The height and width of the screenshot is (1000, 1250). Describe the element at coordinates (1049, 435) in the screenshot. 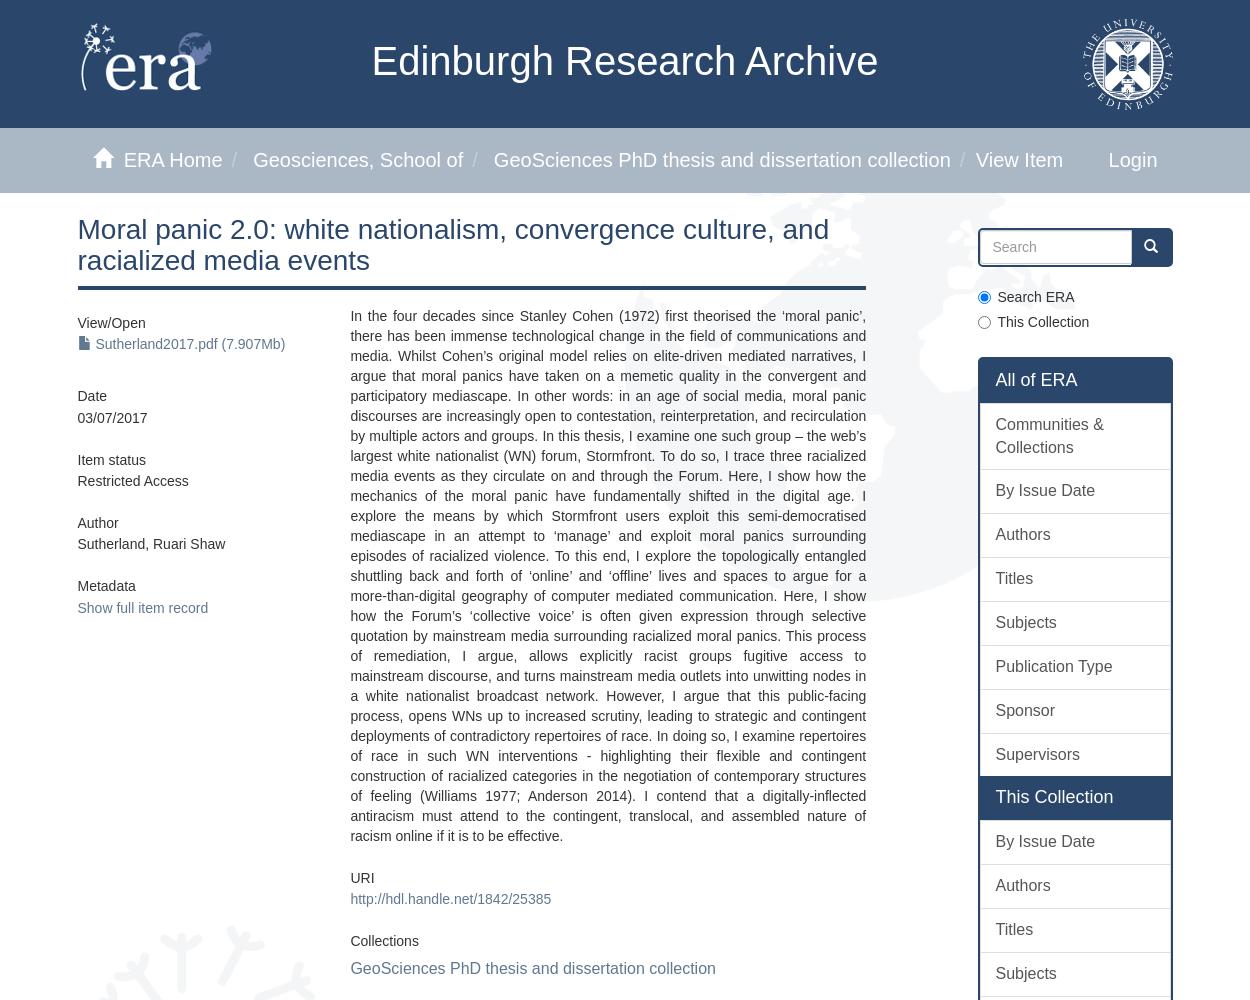

I see `'Communities & Collections'` at that location.